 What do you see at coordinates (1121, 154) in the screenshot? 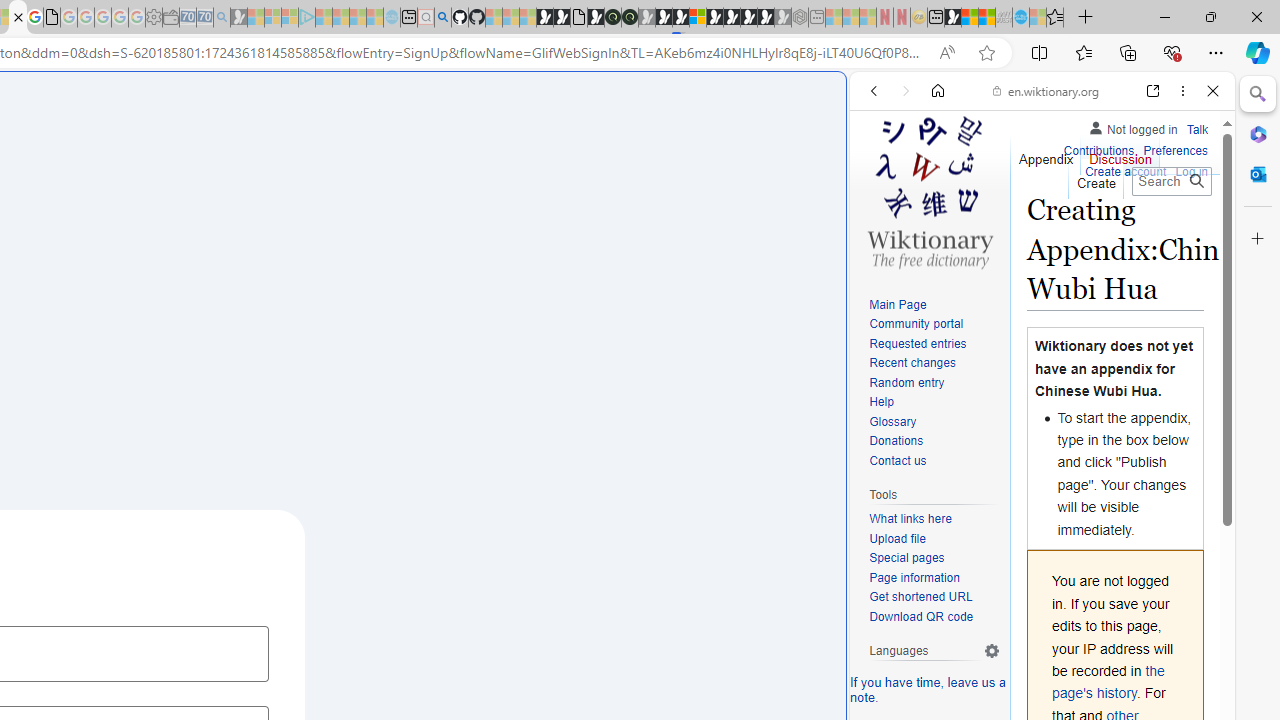
I see `'Discussion'` at bounding box center [1121, 154].